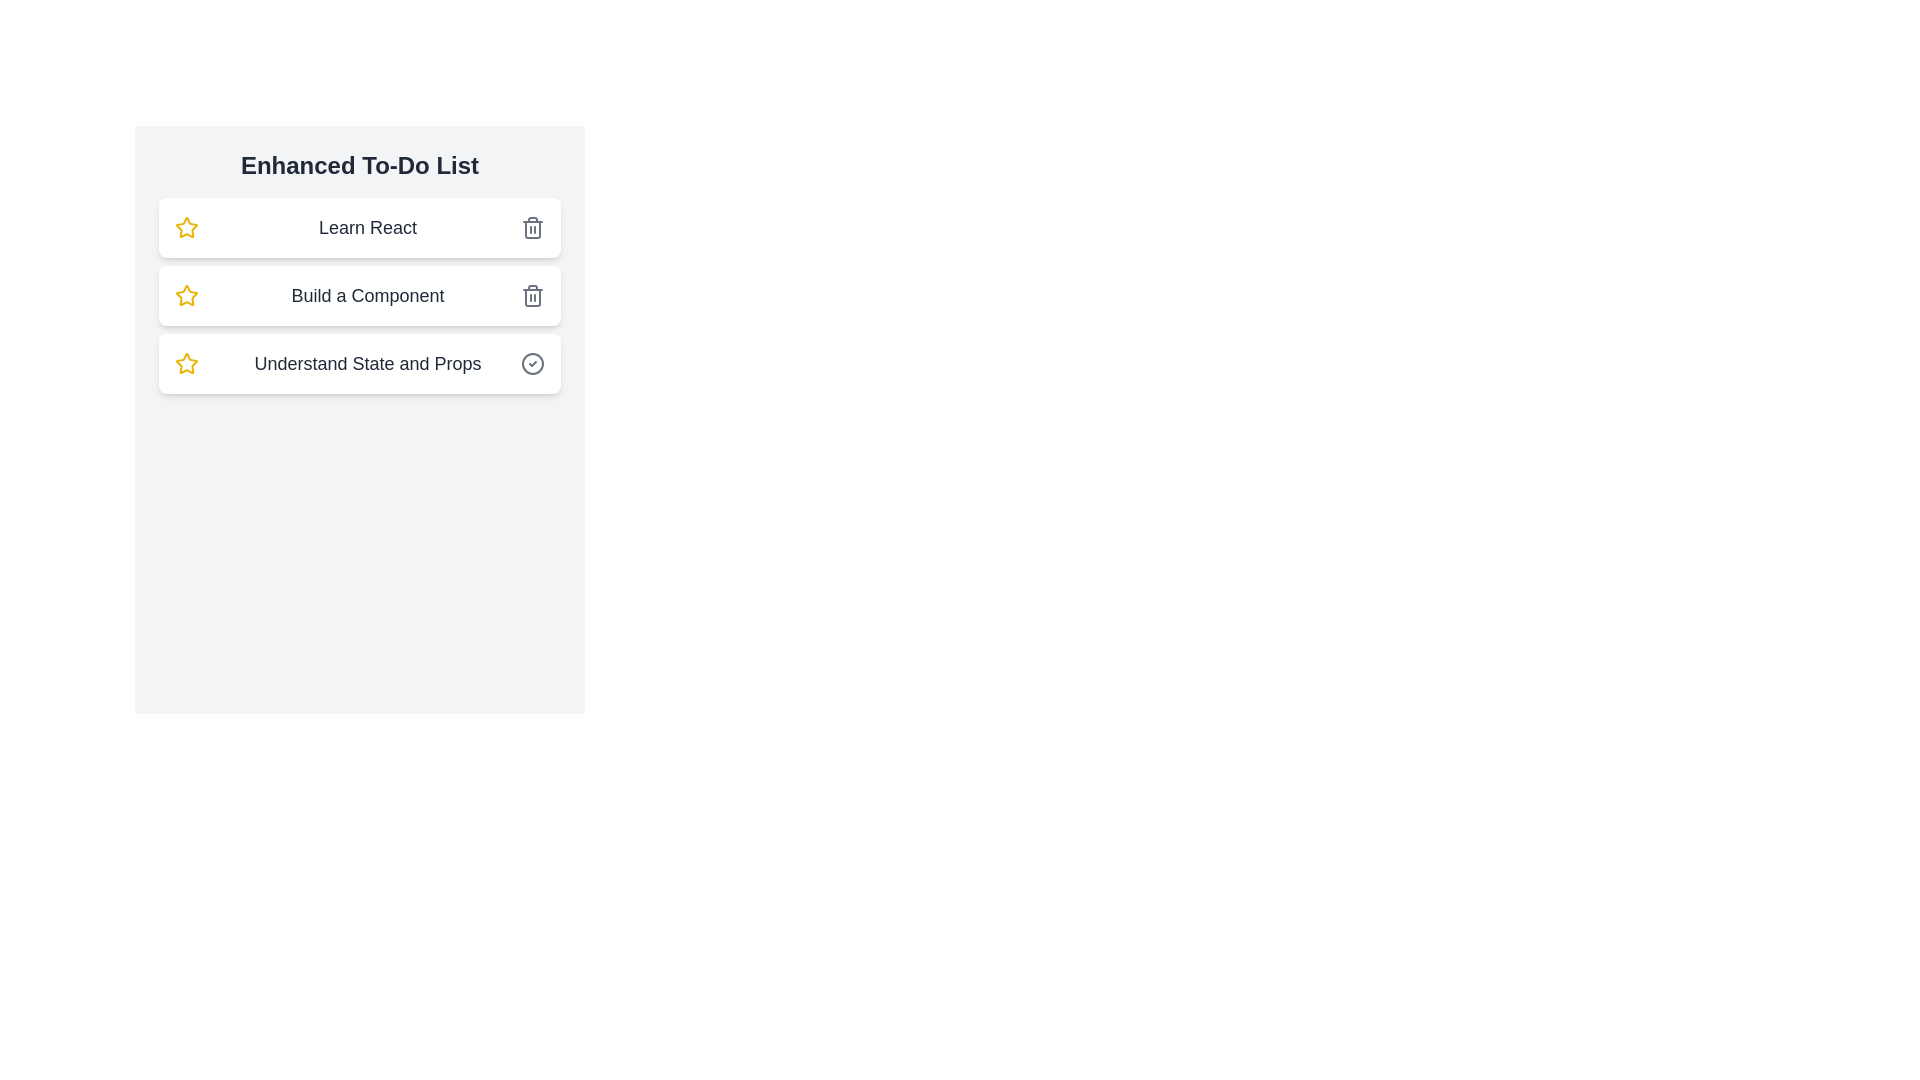 This screenshot has width=1920, height=1080. Describe the element at coordinates (187, 295) in the screenshot. I see `the second star icon from the top of the list, located to the left of the 'Build a Component' task` at that location.